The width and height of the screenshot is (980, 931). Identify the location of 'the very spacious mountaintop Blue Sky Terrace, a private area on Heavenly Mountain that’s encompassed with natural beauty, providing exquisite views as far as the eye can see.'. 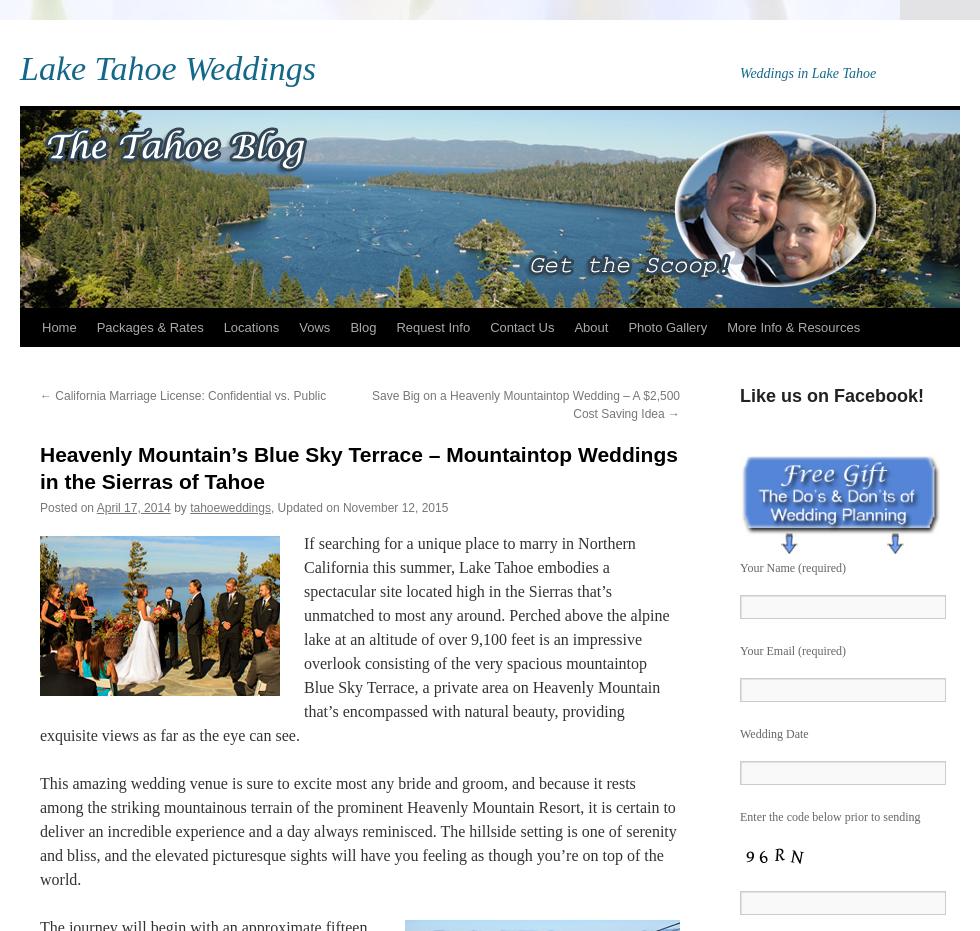
(349, 697).